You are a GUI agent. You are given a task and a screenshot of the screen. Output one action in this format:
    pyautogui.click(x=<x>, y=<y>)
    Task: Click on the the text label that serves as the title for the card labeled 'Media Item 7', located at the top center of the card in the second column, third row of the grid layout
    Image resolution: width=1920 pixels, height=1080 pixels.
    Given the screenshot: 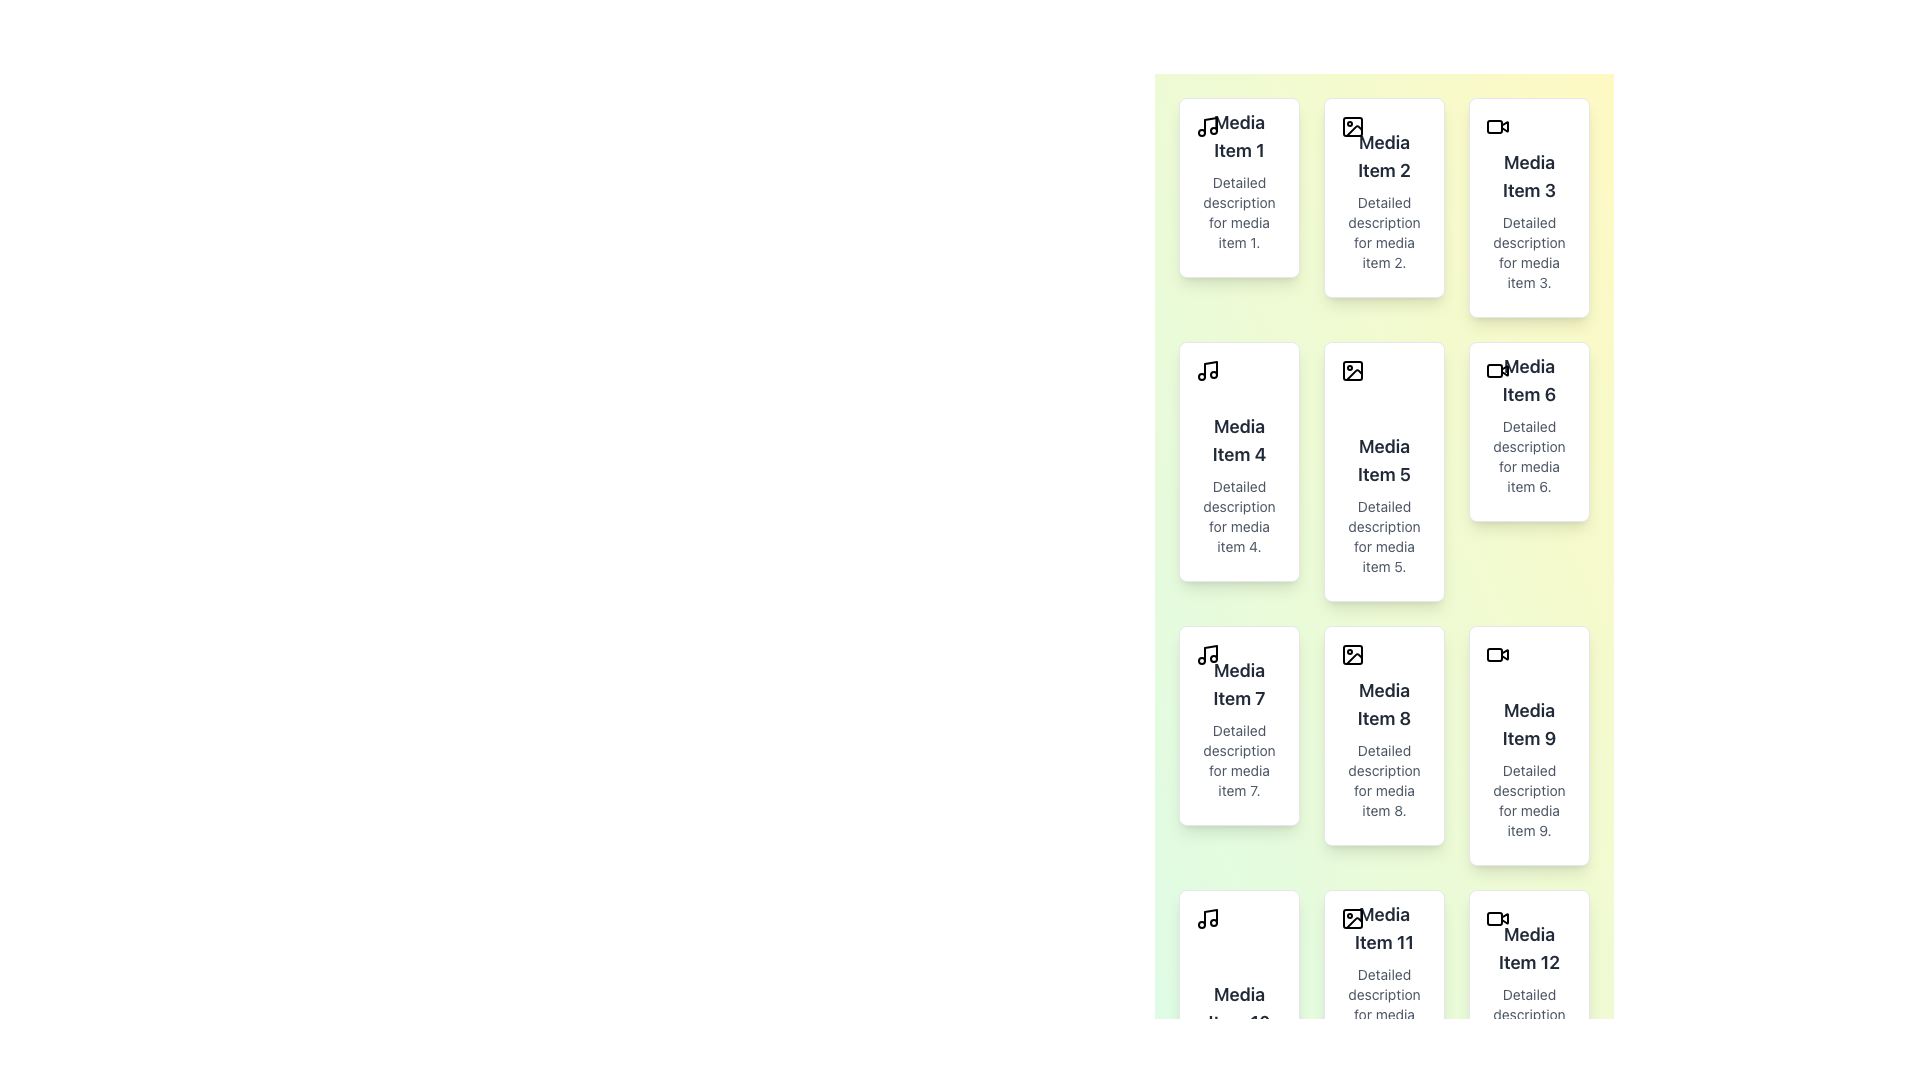 What is the action you would take?
    pyautogui.click(x=1238, y=684)
    